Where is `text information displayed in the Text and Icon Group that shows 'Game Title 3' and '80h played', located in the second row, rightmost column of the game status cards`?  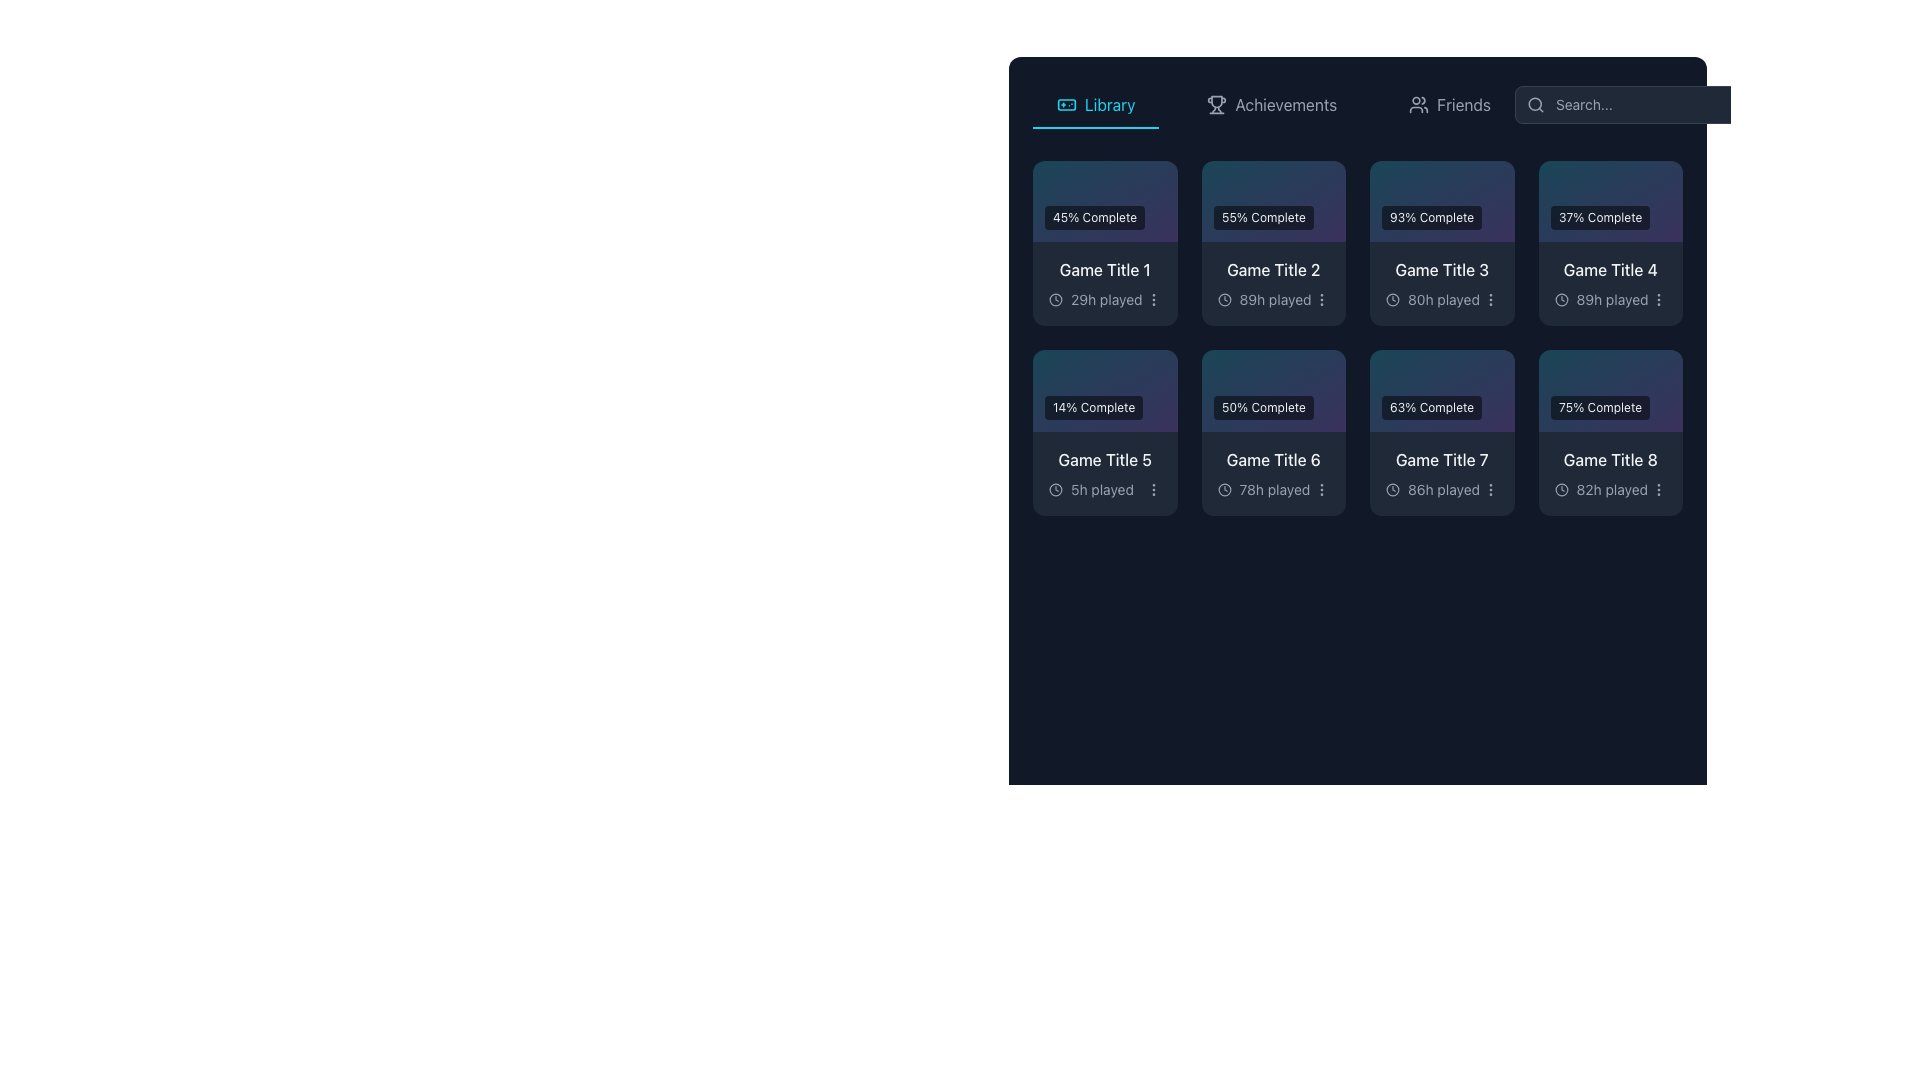 text information displayed in the Text and Icon Group that shows 'Game Title 3' and '80h played', located in the second row, rightmost column of the game status cards is located at coordinates (1442, 284).